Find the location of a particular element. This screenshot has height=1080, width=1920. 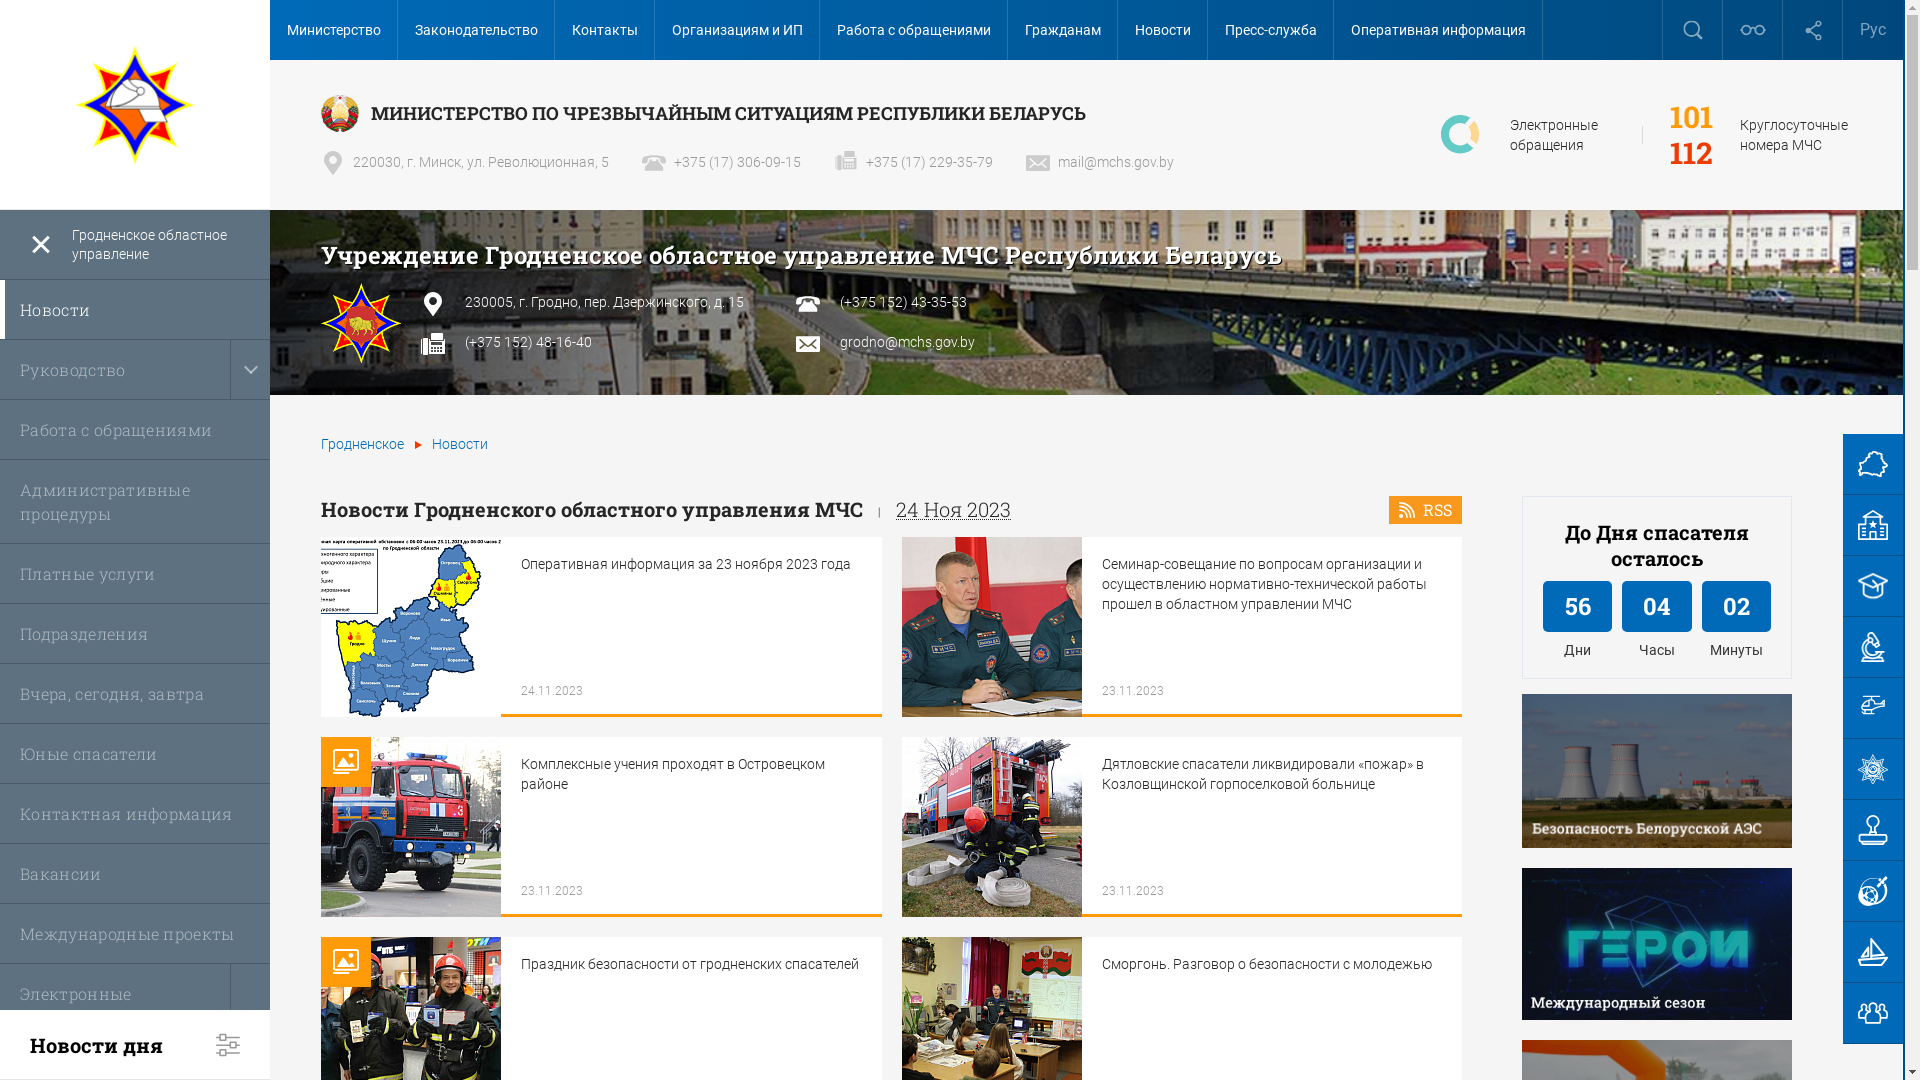

'112' is located at coordinates (1670, 152).